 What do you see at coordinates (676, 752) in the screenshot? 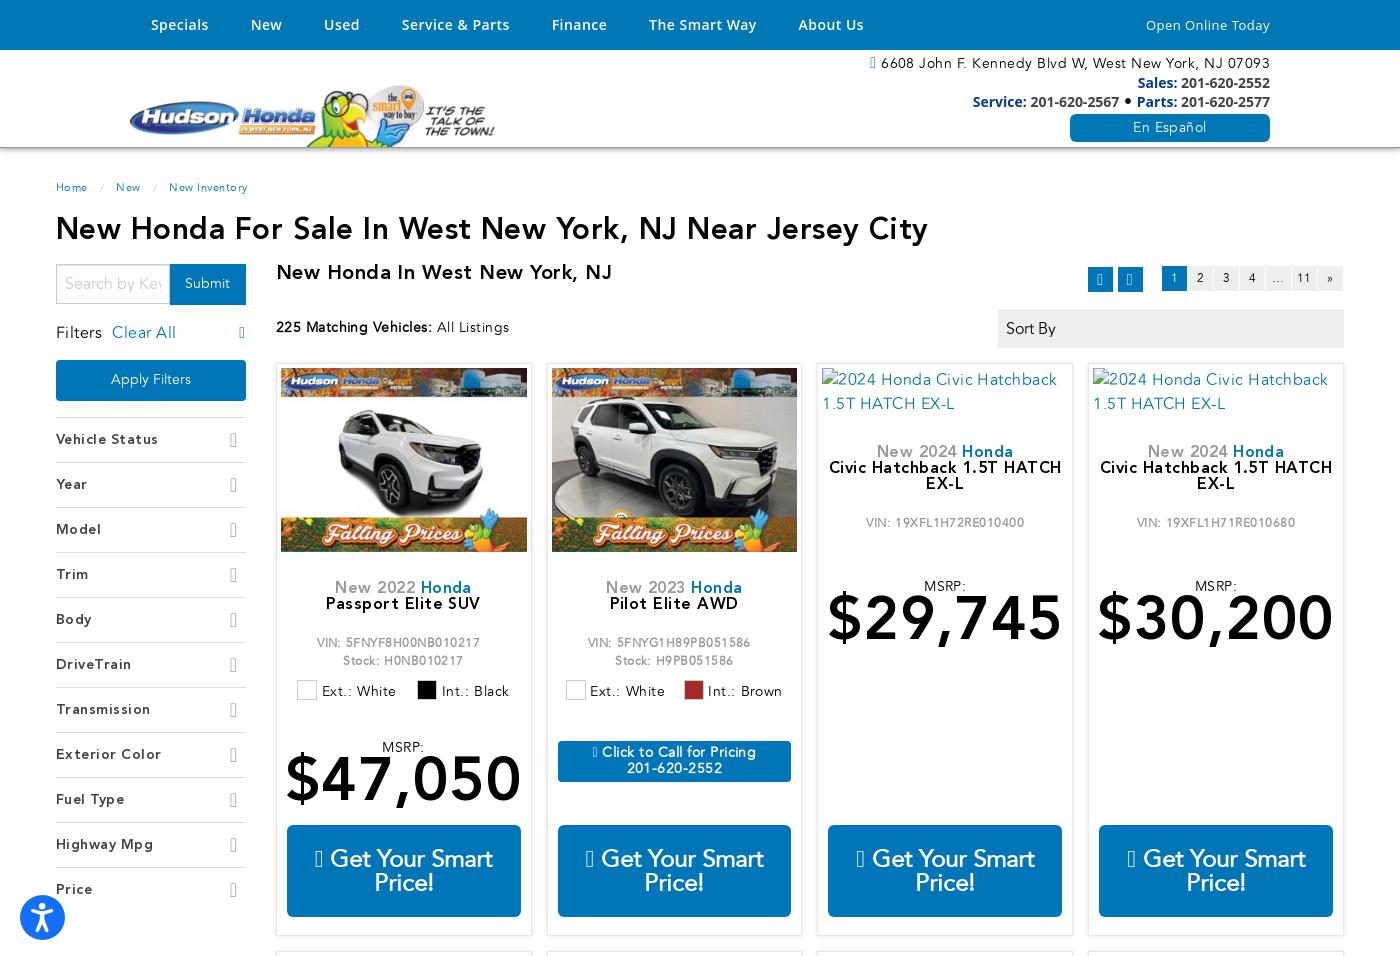
I see `'Click to Call for Pricing'` at bounding box center [676, 752].